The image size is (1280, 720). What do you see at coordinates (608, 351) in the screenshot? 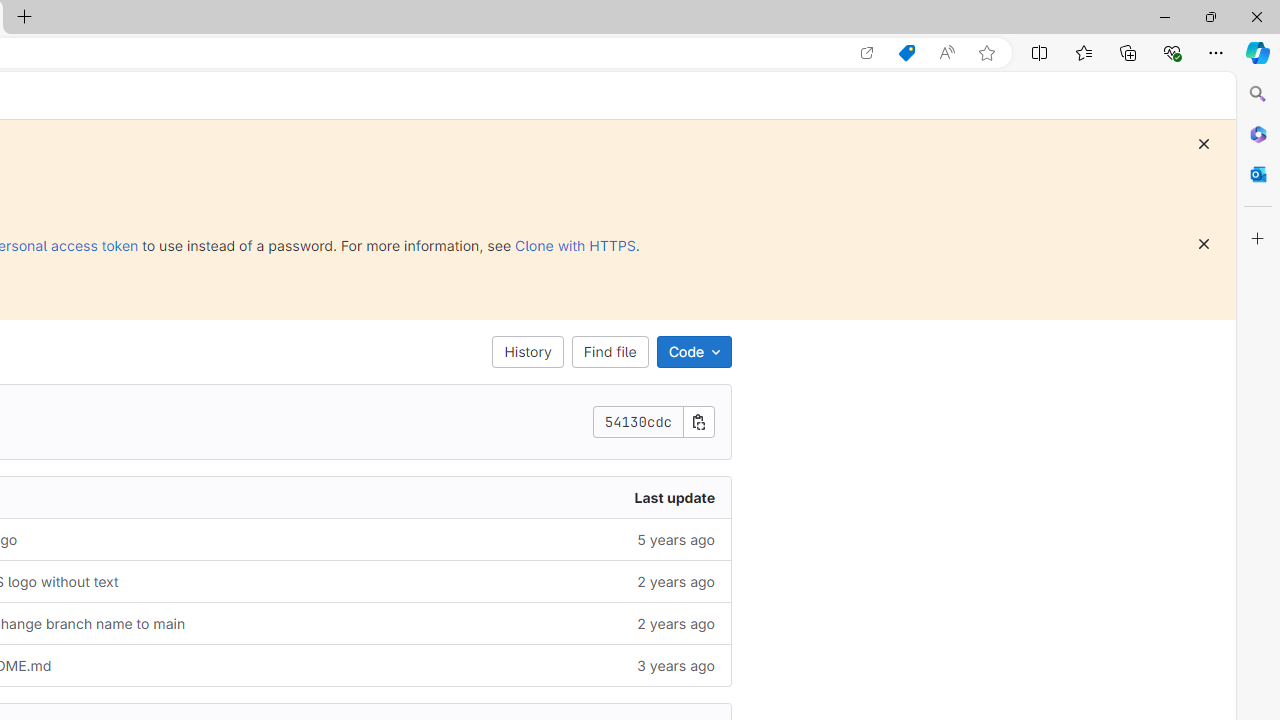
I see `'Find file'` at bounding box center [608, 351].